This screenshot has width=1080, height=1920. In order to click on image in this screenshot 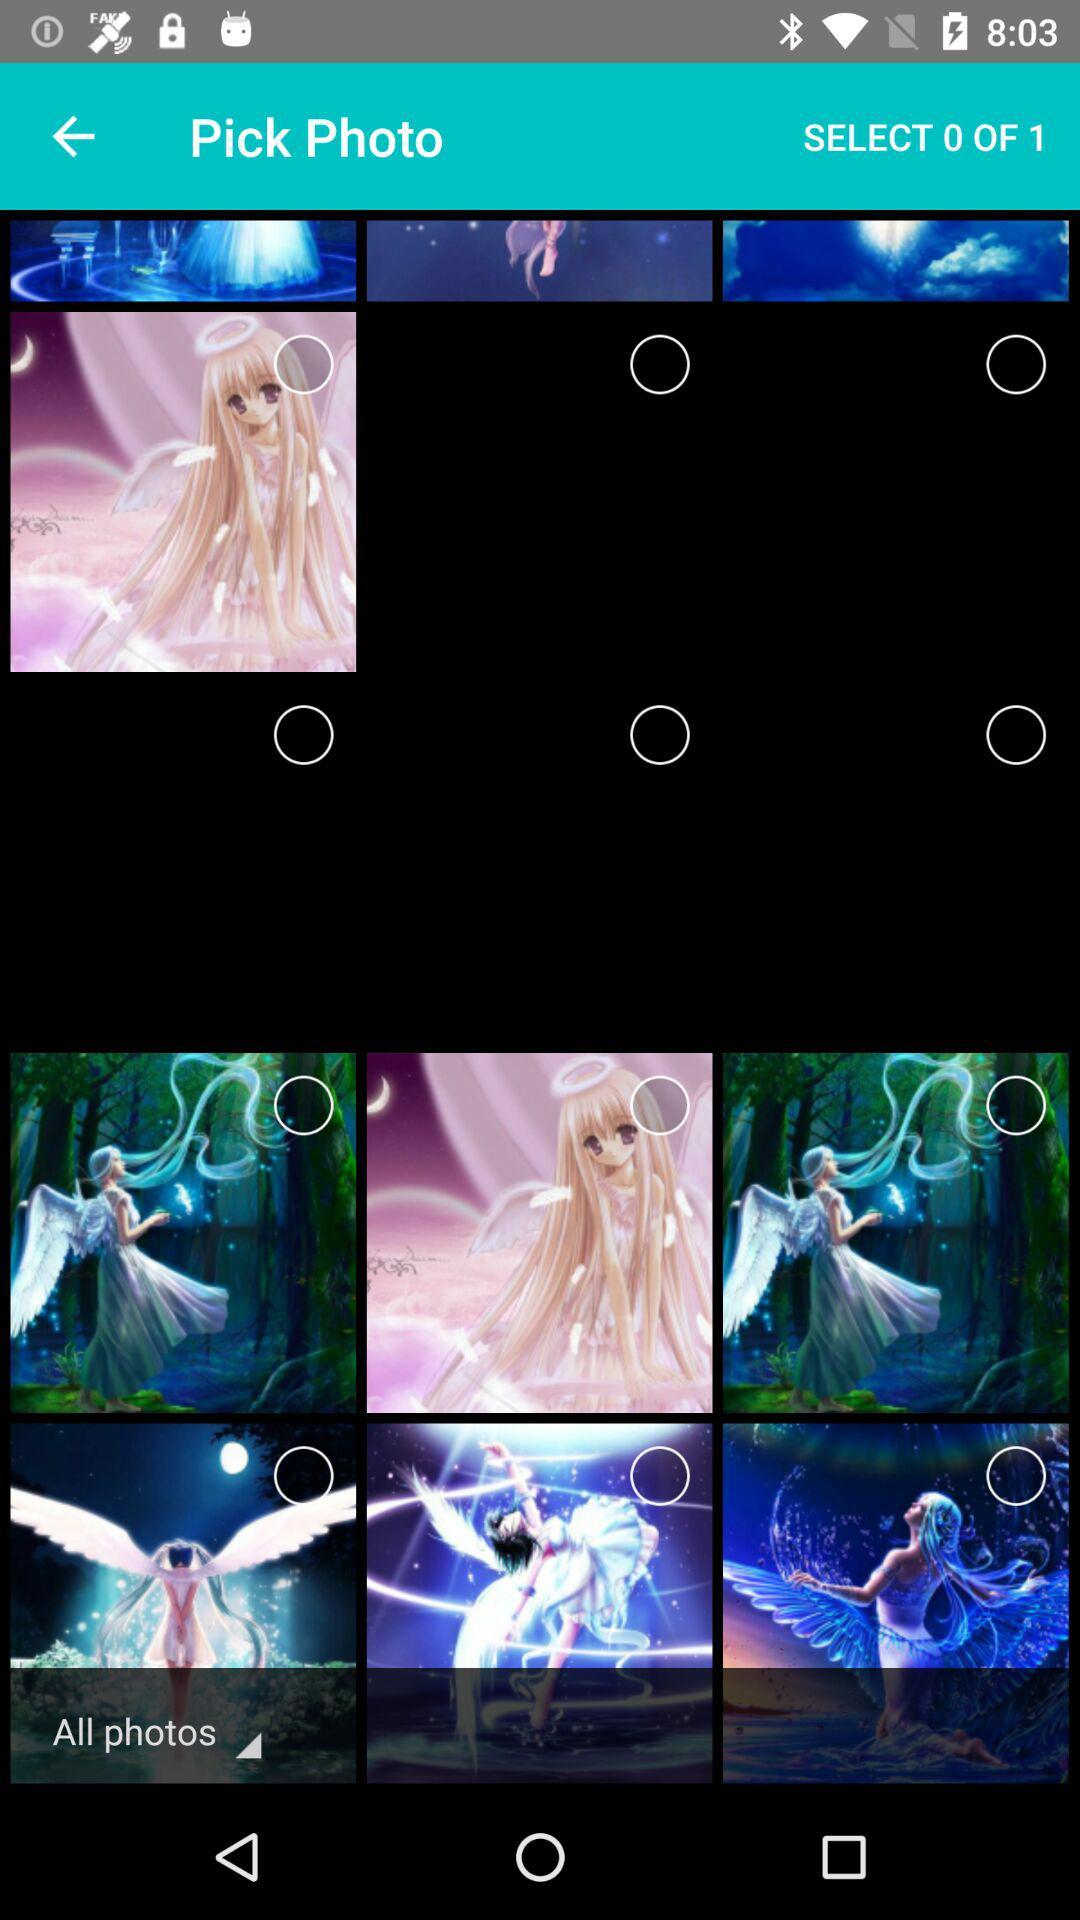, I will do `click(1016, 1476)`.